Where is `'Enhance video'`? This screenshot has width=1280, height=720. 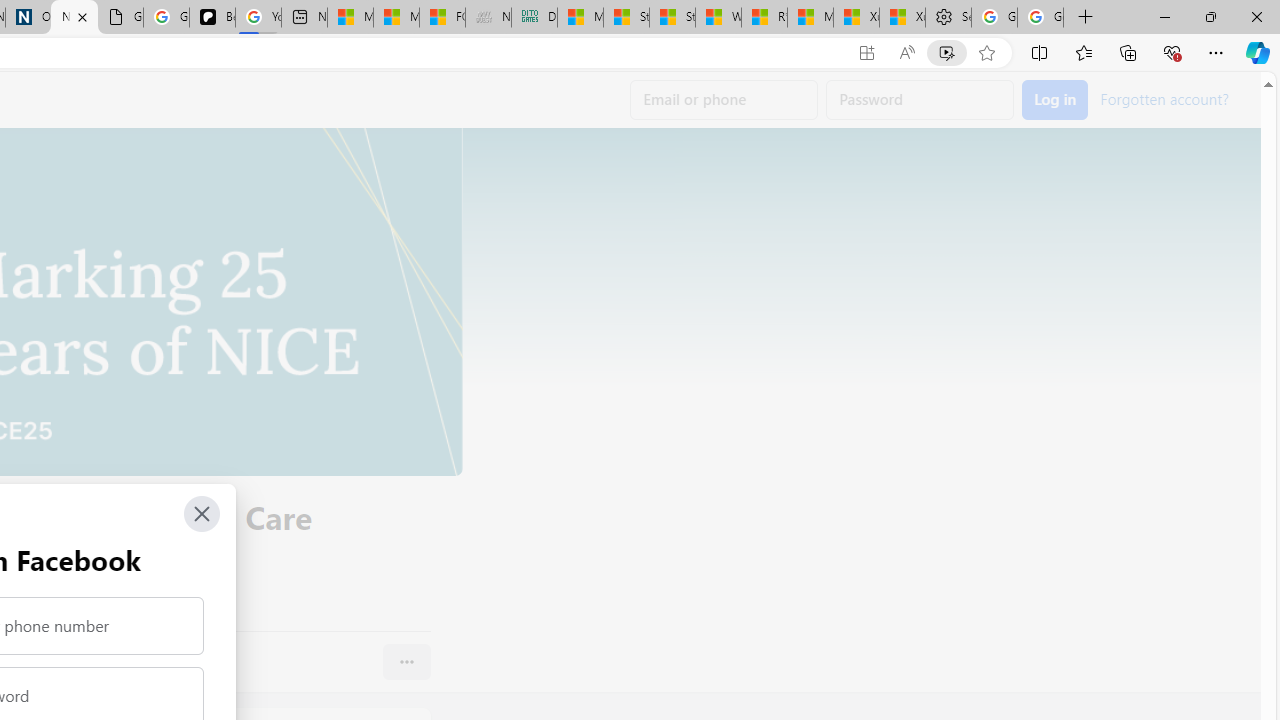 'Enhance video' is located at coordinates (945, 52).